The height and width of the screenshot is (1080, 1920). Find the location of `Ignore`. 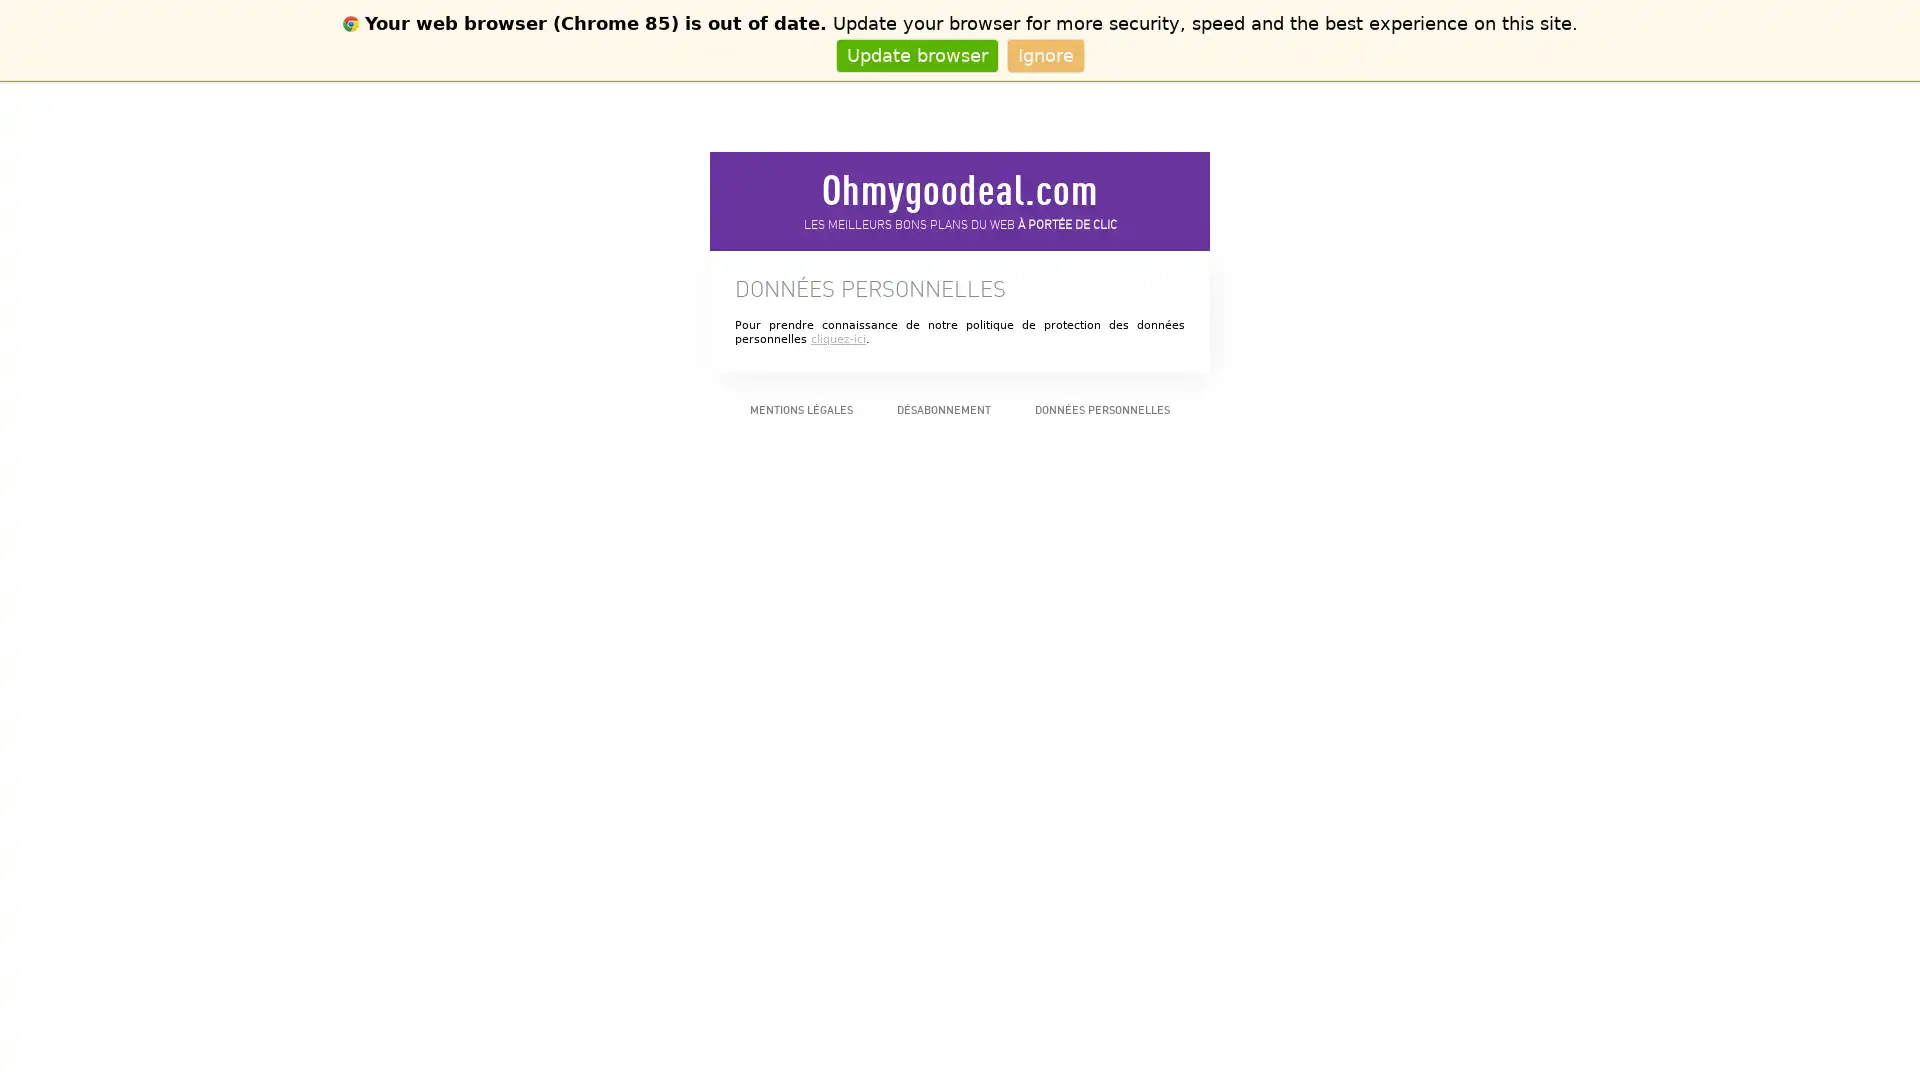

Ignore is located at coordinates (1044, 54).